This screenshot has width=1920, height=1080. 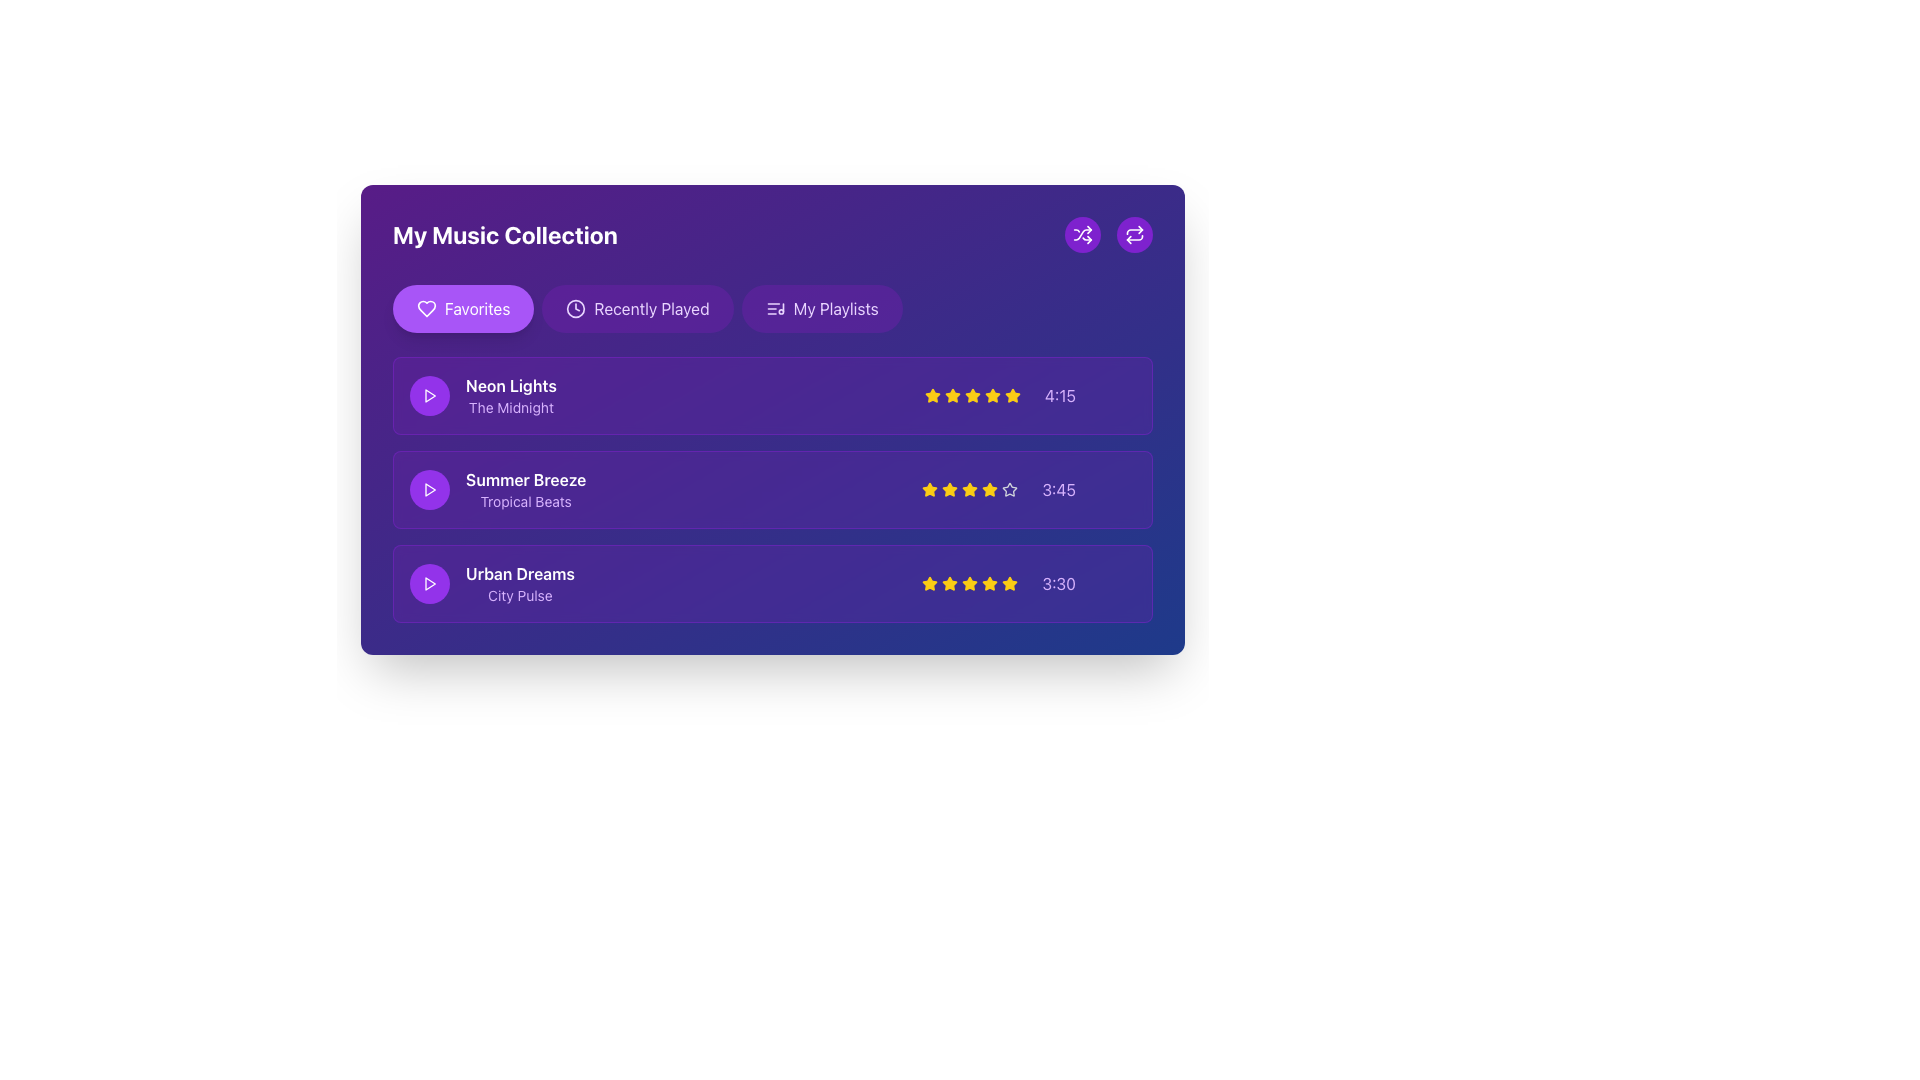 I want to click on the current state of the yellow star icon representing the third position in the rating system, located to the right of the 'Neon Lights' text, so click(x=972, y=396).